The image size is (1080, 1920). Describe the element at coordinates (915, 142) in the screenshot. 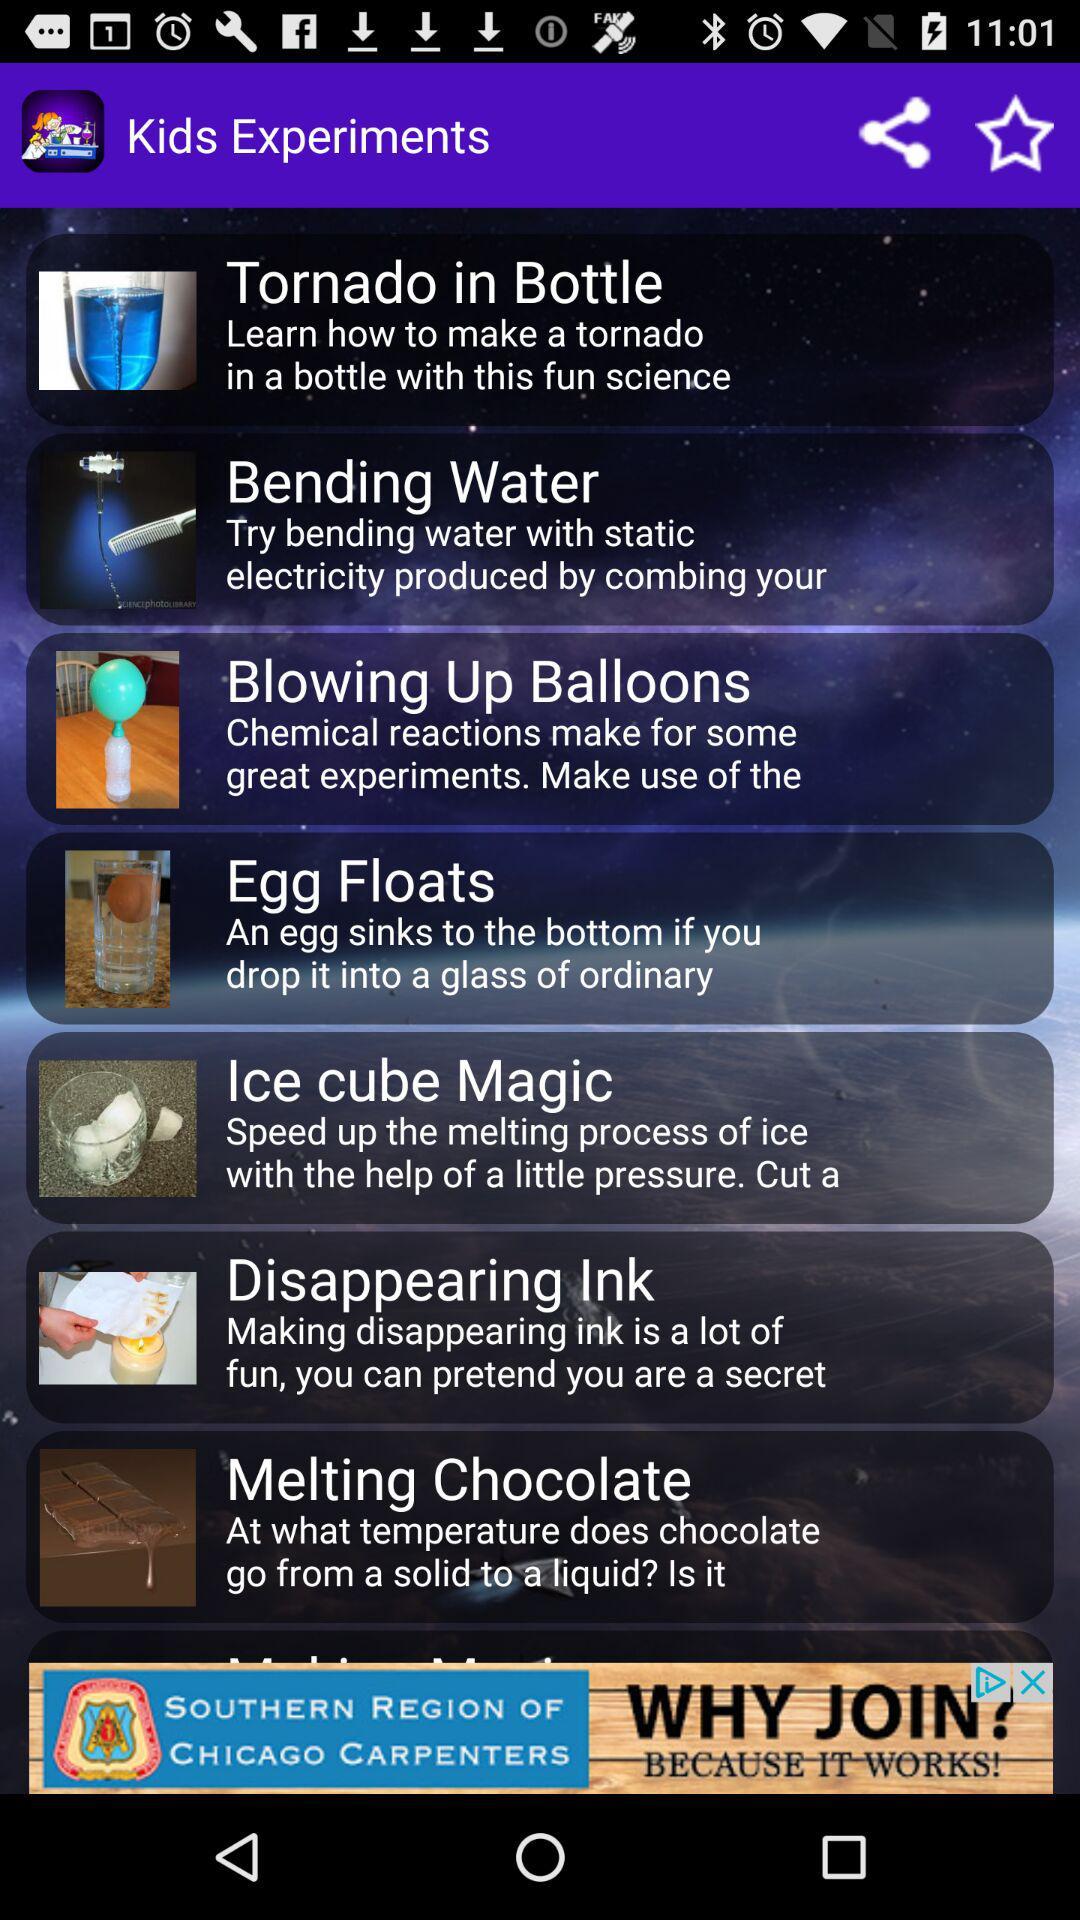

I see `the share icon` at that location.